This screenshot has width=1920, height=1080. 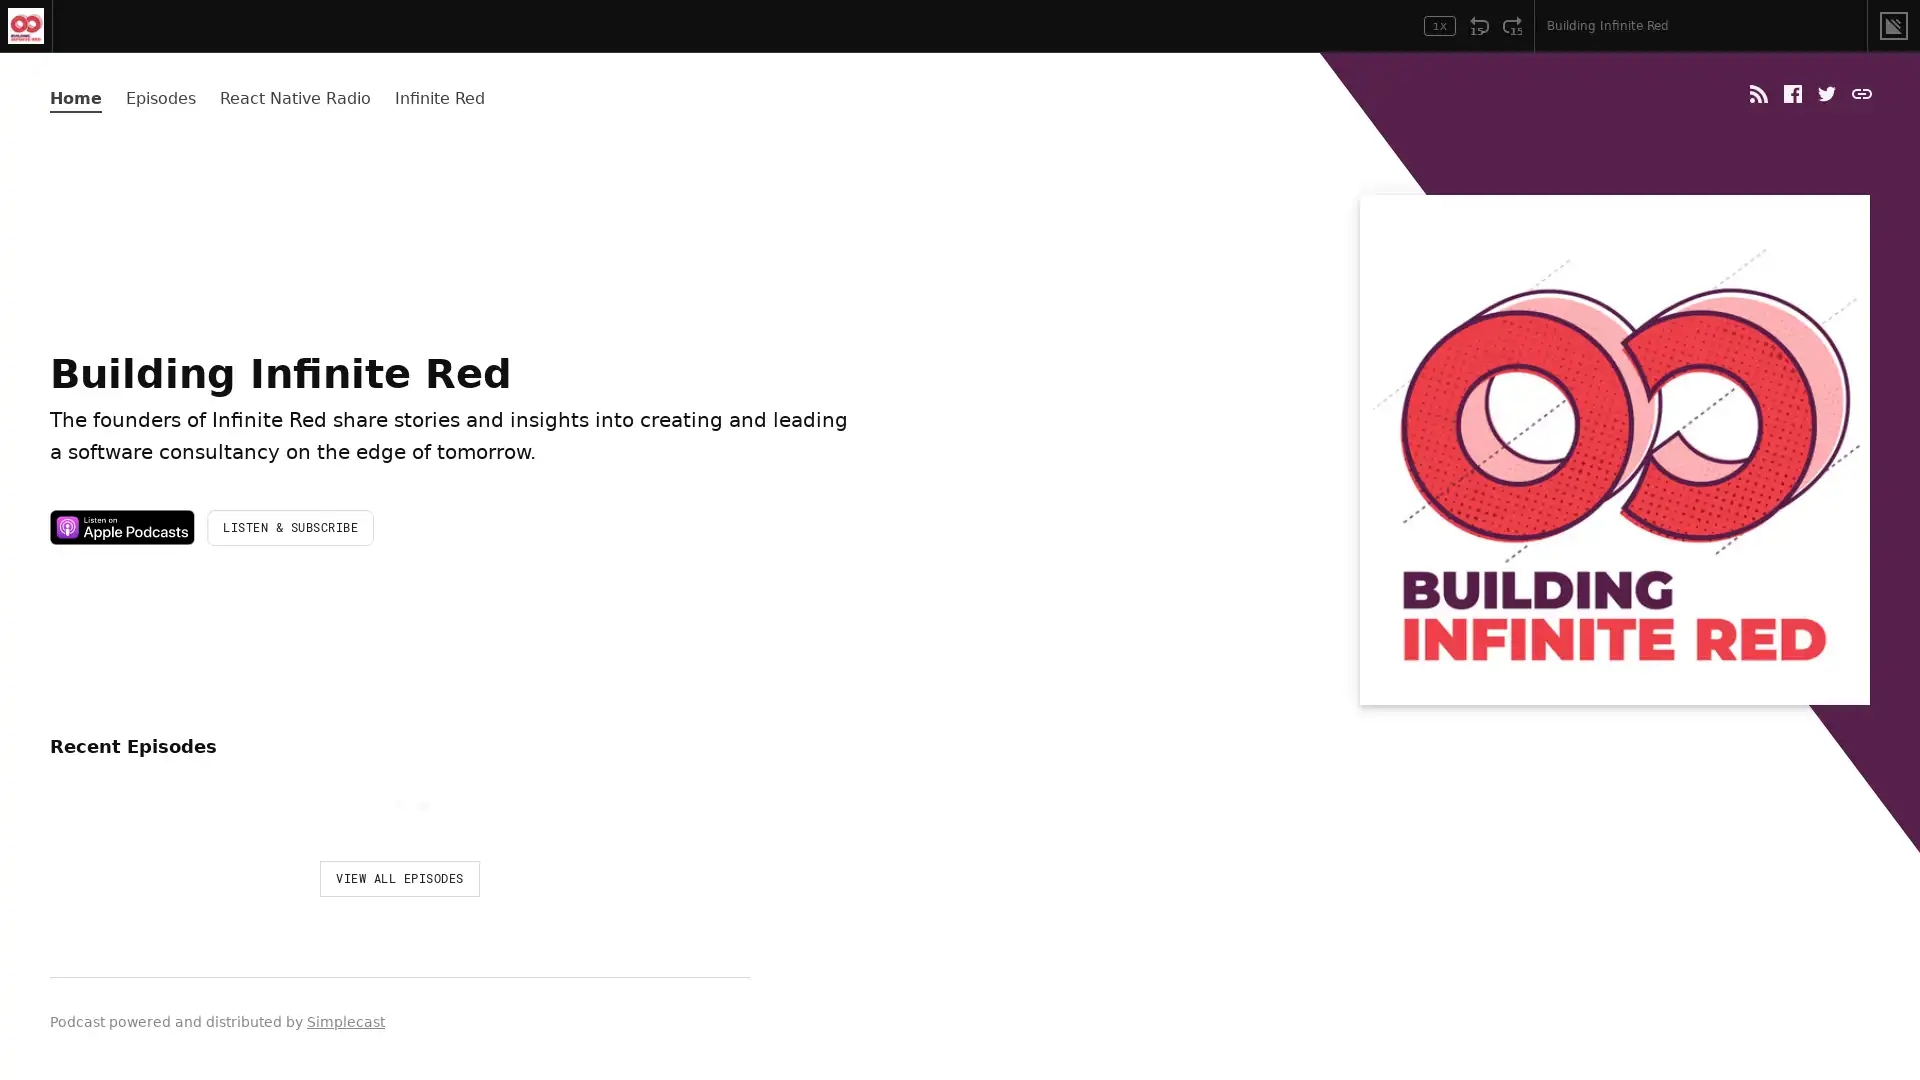 I want to click on Toggle Speed: Current Speed 1x, so click(x=1440, y=26).